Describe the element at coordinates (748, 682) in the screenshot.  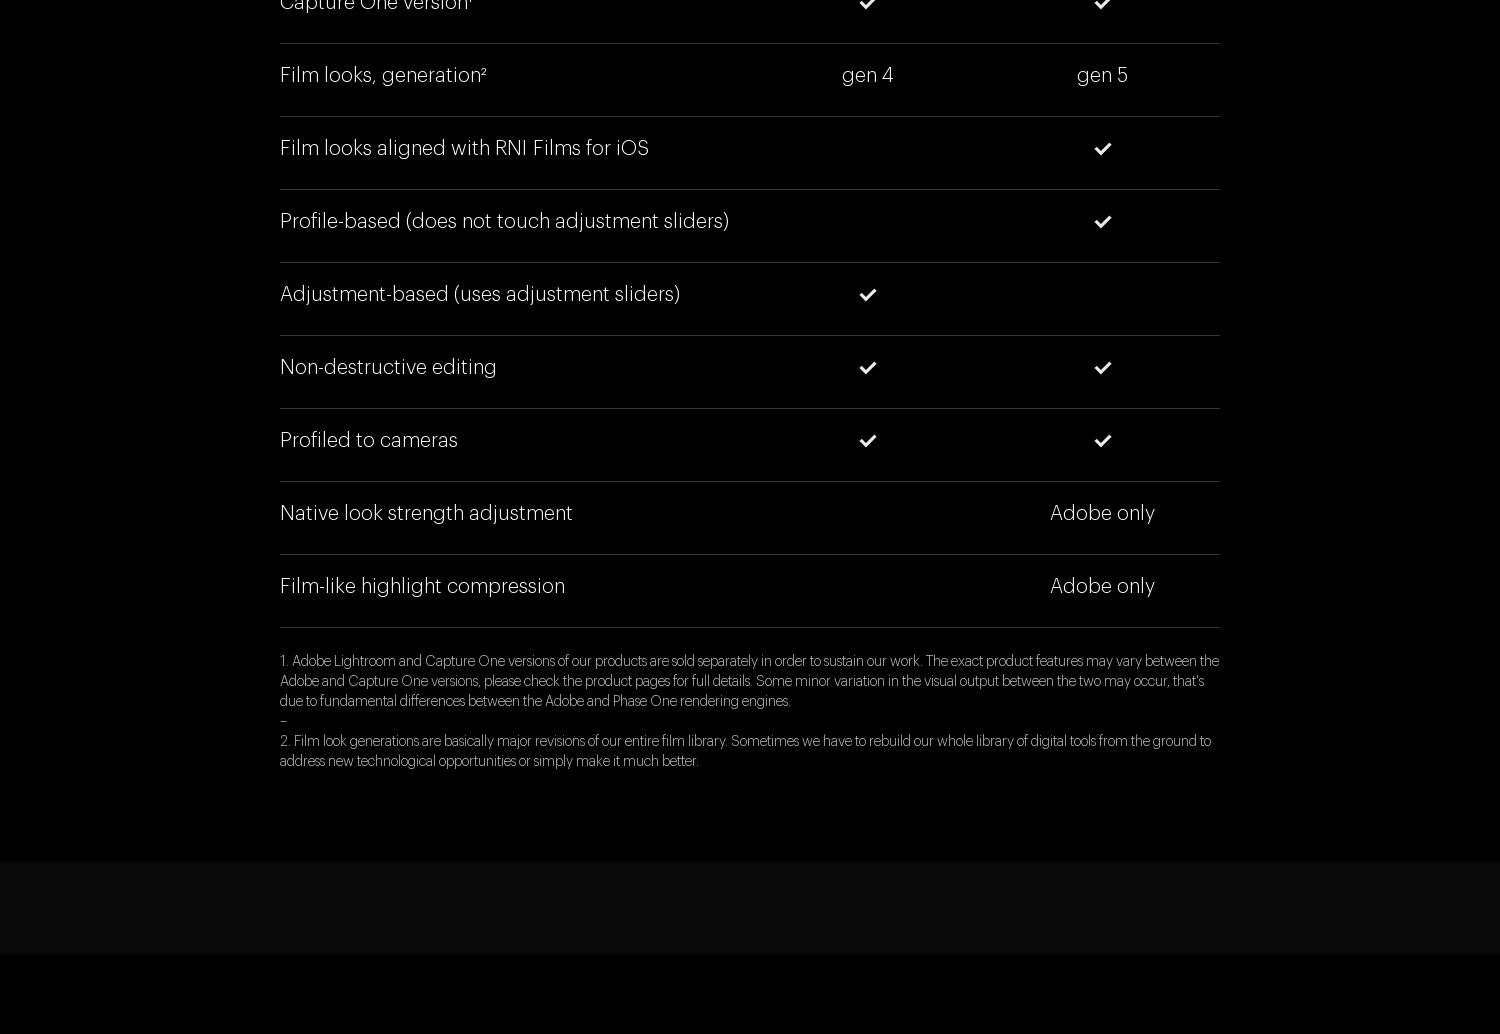
I see `'1. Adobe Lightroom and Capture One versions of our products are sold separately in order to sustain our work. The exact product features may vary between the Adobe and Capture One versions, please check the product pages for full details. Some minor variation in the visual output between the two may occur, that's due to fundamental differences between the Adobe and Phase One rendering engines.'` at that location.